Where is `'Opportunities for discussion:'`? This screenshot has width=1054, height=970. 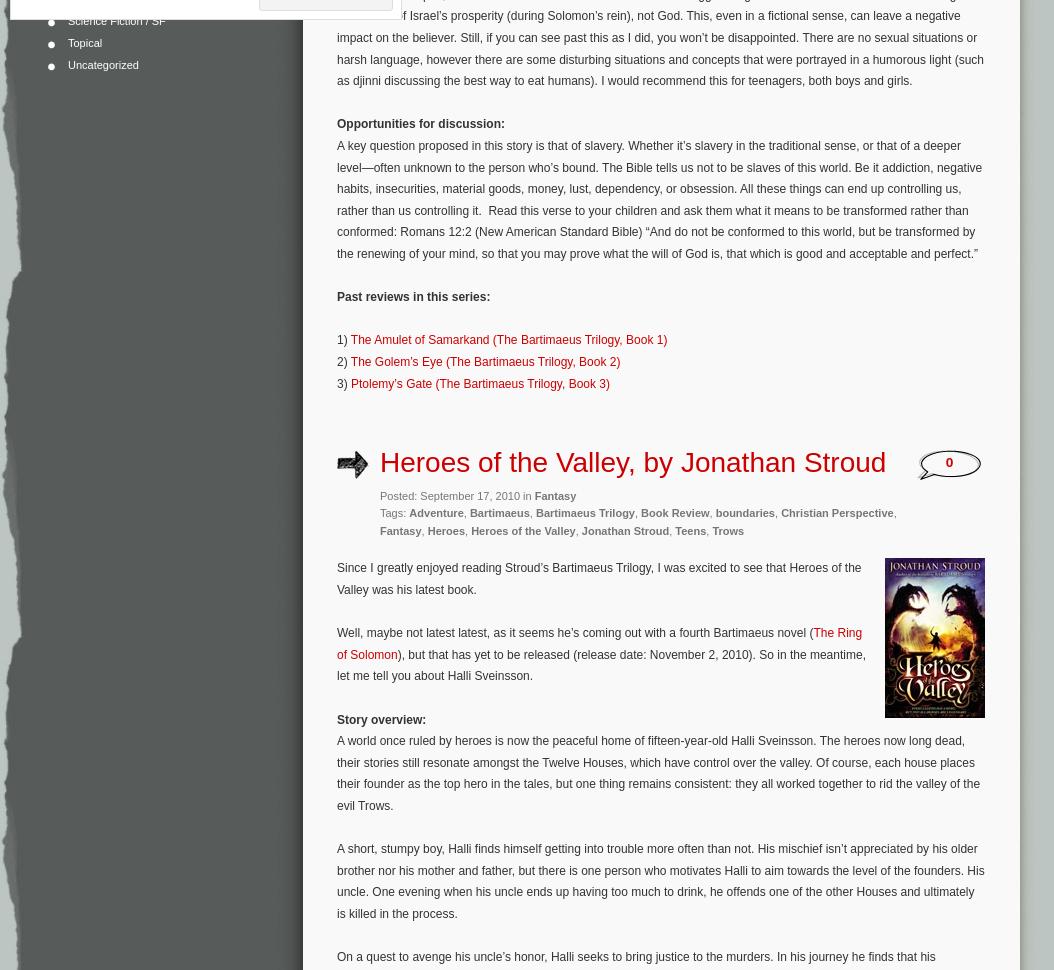 'Opportunities for discussion:' is located at coordinates (419, 123).